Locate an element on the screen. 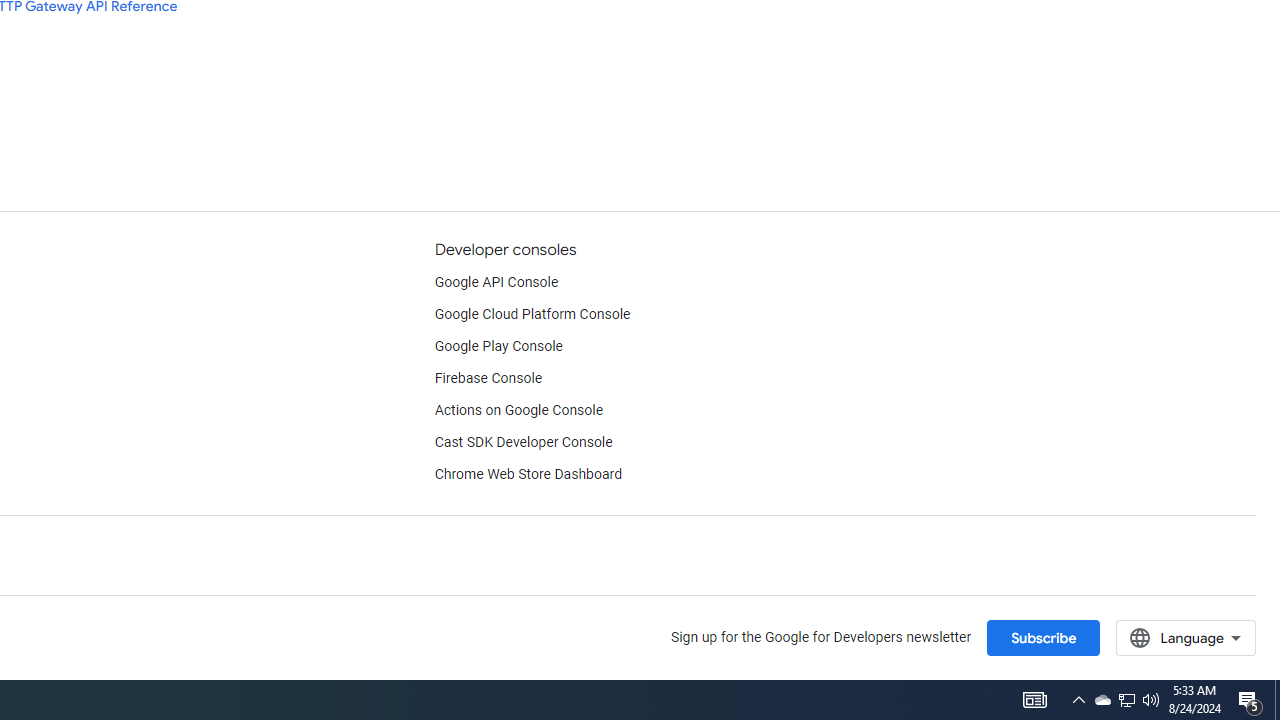 This screenshot has width=1280, height=720. 'Actions on Google Console' is located at coordinates (519, 410).